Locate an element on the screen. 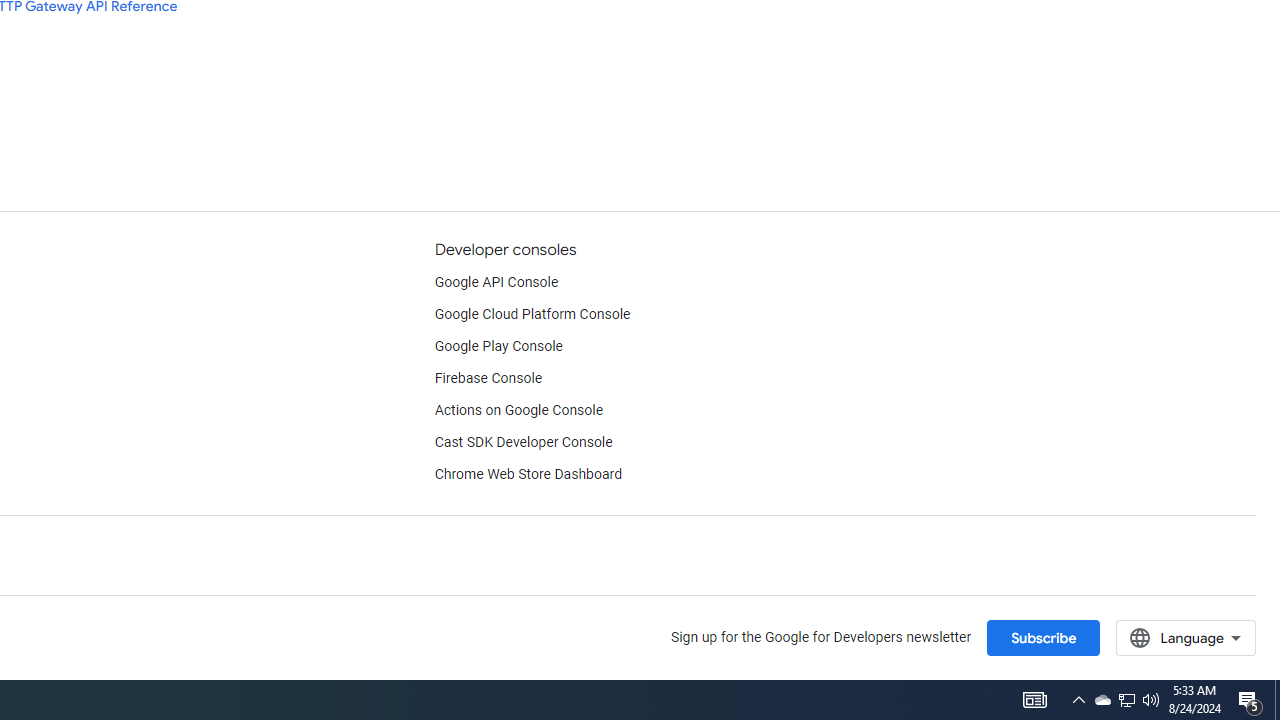 This screenshot has width=1280, height=720. 'Actions on Google Console' is located at coordinates (519, 410).